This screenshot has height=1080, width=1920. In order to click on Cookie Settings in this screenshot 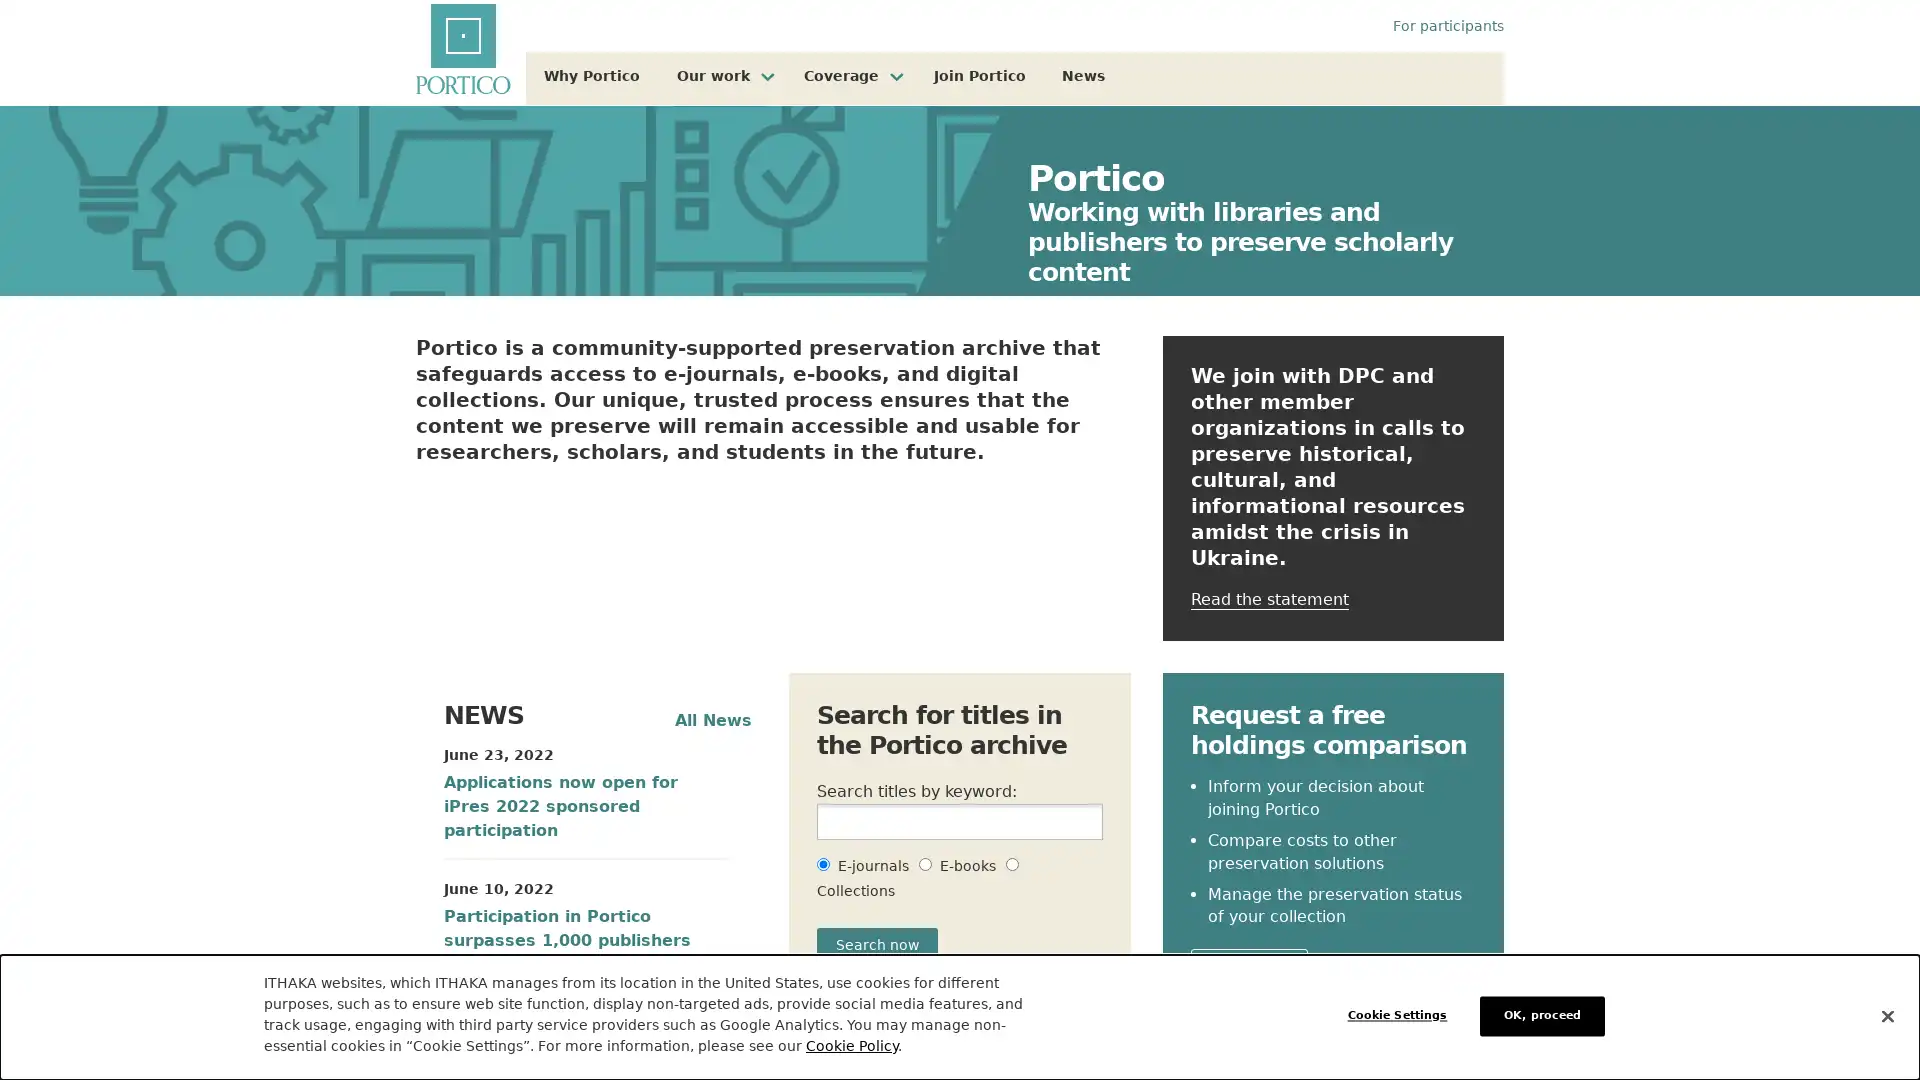, I will do `click(1401, 1015)`.